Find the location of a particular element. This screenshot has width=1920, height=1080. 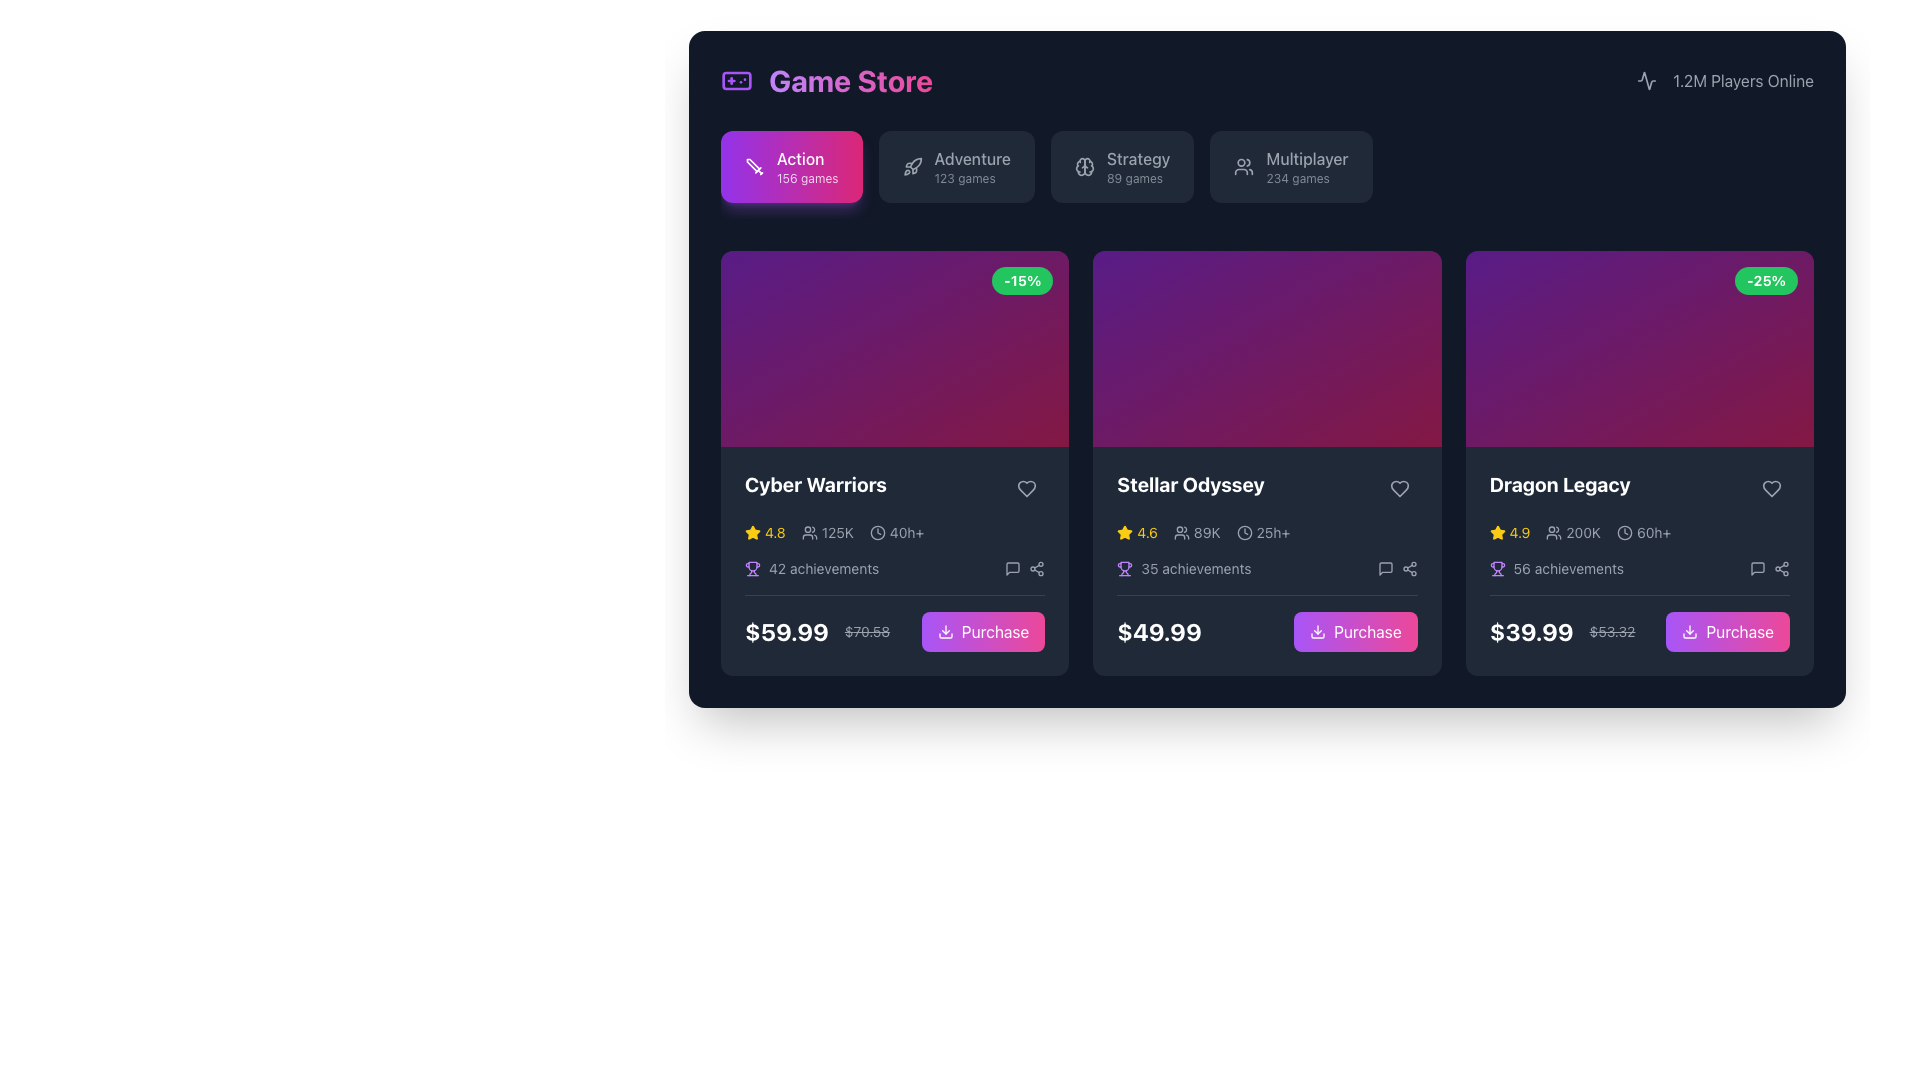

the Icon and Text Pair displaying two user figures and '89K' for further details is located at coordinates (1197, 531).